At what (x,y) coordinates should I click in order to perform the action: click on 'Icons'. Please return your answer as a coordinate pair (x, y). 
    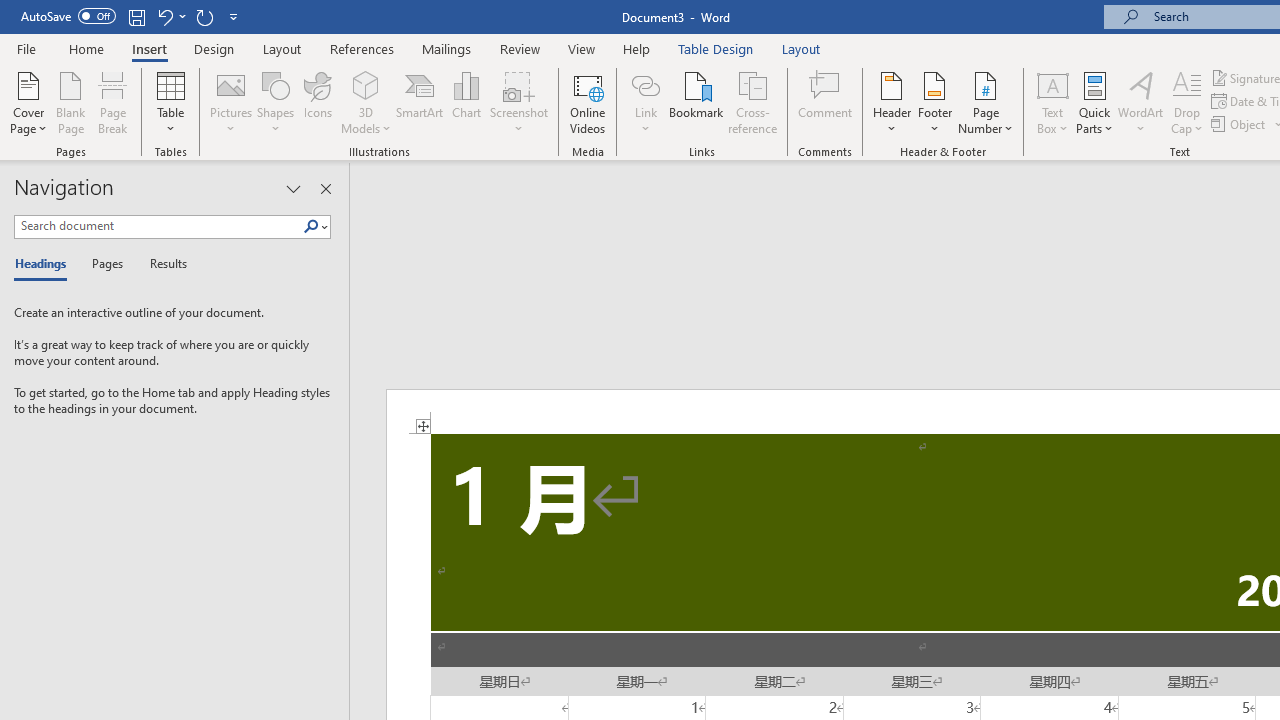
    Looking at the image, I should click on (317, 103).